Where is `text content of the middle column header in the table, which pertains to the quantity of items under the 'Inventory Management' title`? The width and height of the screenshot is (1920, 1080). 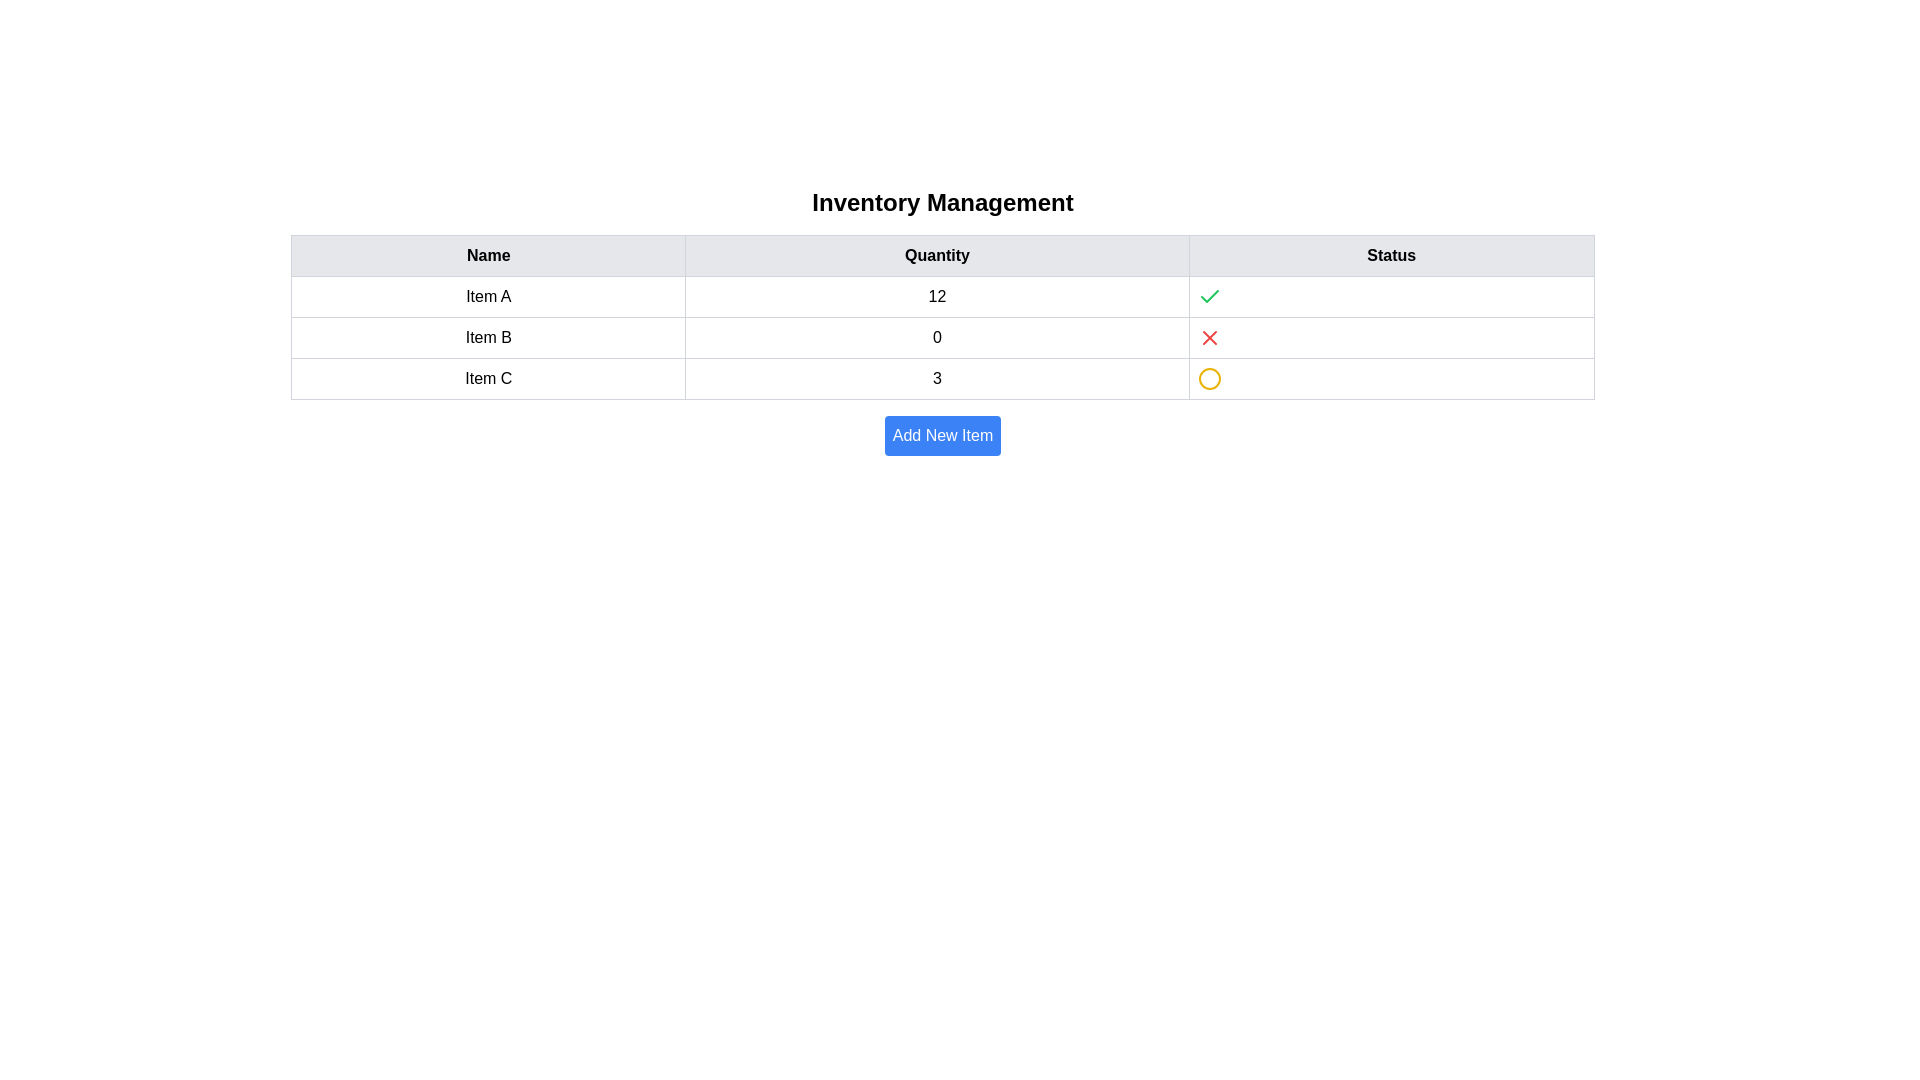
text content of the middle column header in the table, which pertains to the quantity of items under the 'Inventory Management' title is located at coordinates (936, 254).